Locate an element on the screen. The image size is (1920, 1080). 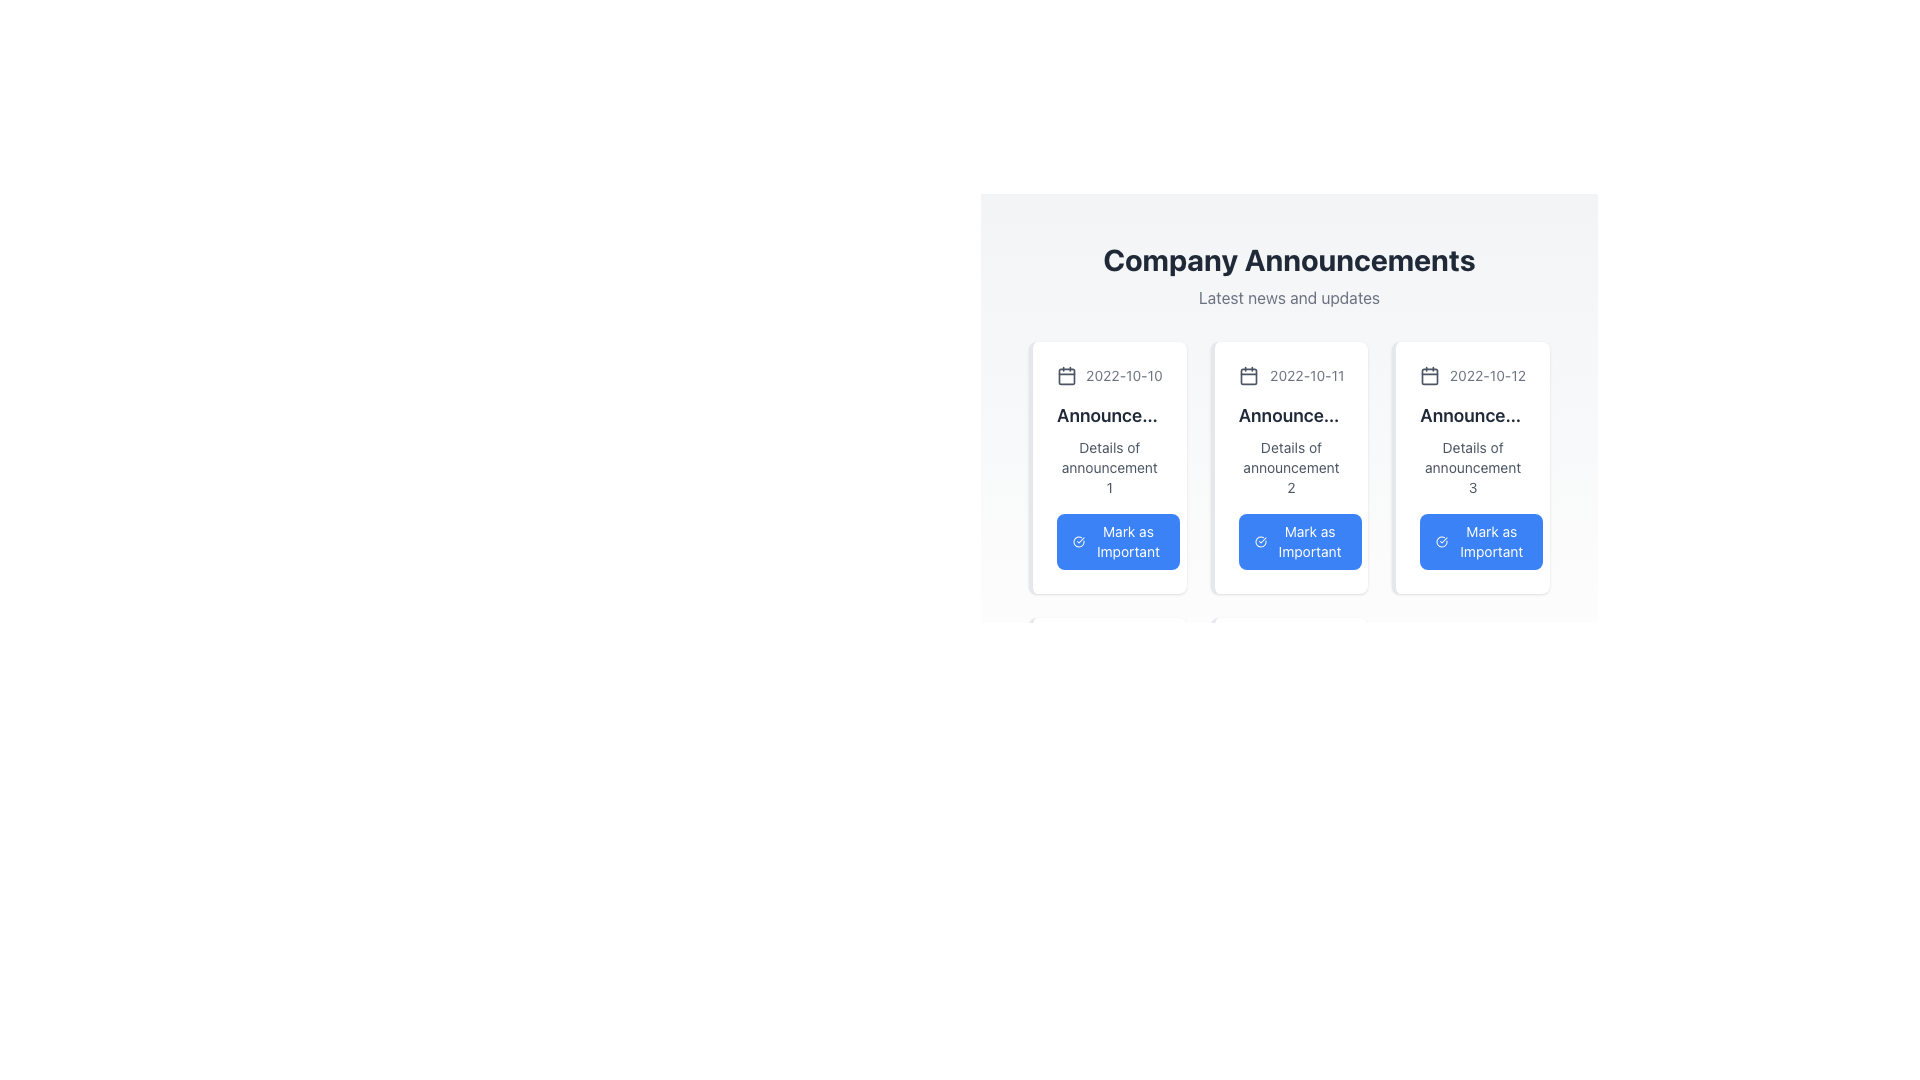
the Static Text element located below the 'Company Announcements' header, which serves as a subtitle providing additional context, distinguished by its smaller font size and lighter color is located at coordinates (1289, 297).